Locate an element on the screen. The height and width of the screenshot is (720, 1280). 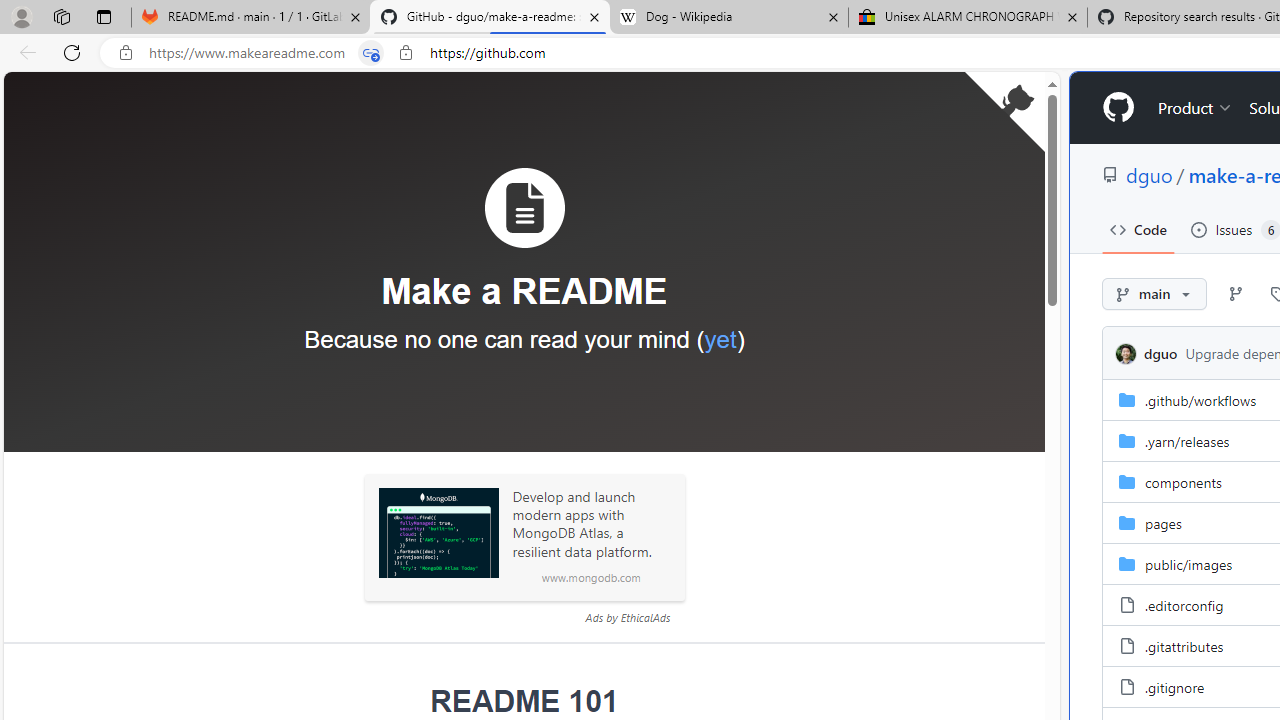
'dguo' is located at coordinates (1126, 353).